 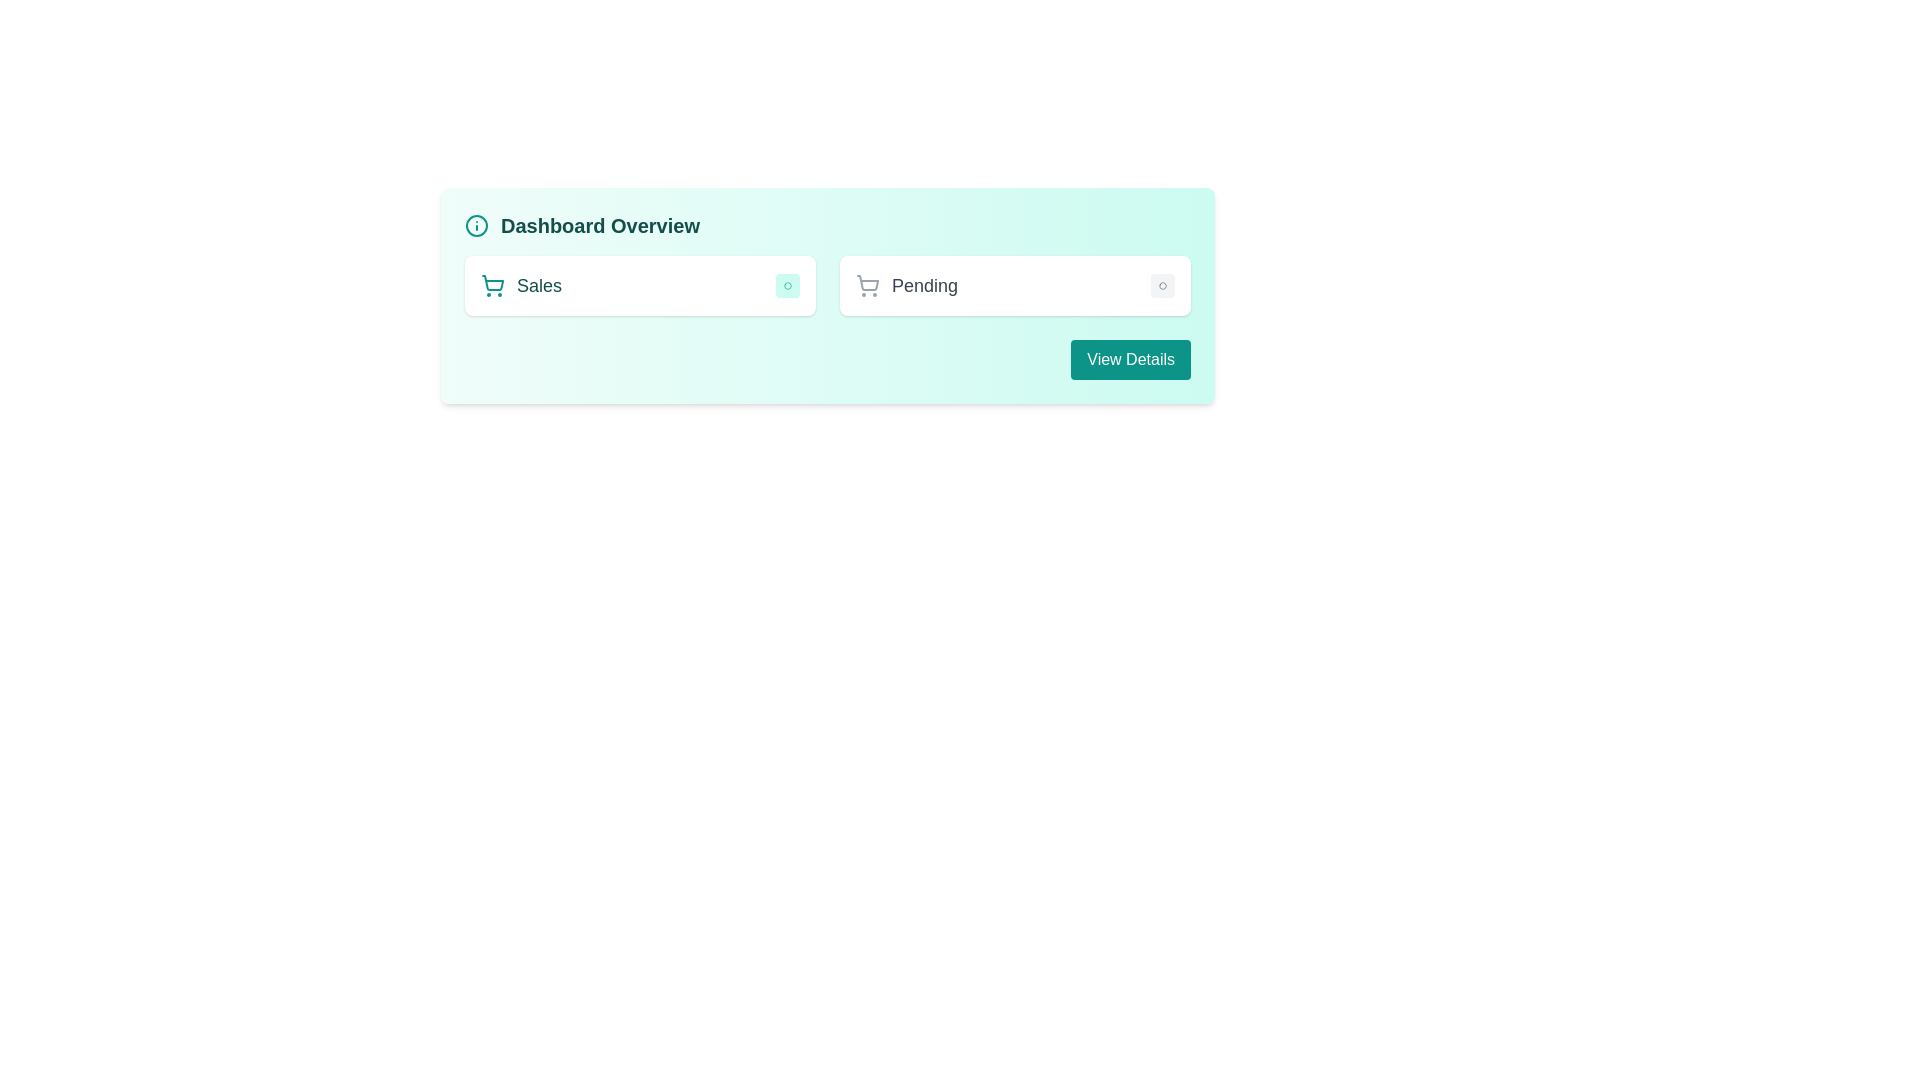 I want to click on the shopping cart icon that represents pending shopping activities, located on the right-hand side of the interface near the 'Pending' text, so click(x=868, y=285).